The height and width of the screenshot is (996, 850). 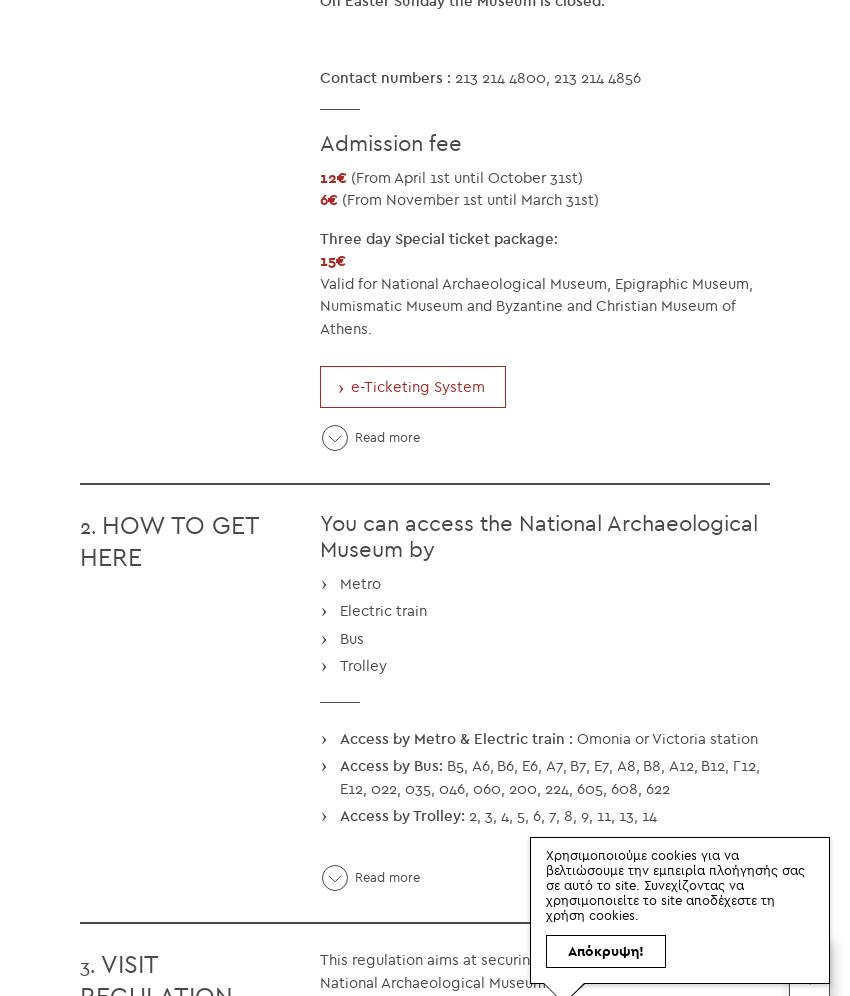 What do you see at coordinates (402, 814) in the screenshot?
I see `'Access by Trolley:'` at bounding box center [402, 814].